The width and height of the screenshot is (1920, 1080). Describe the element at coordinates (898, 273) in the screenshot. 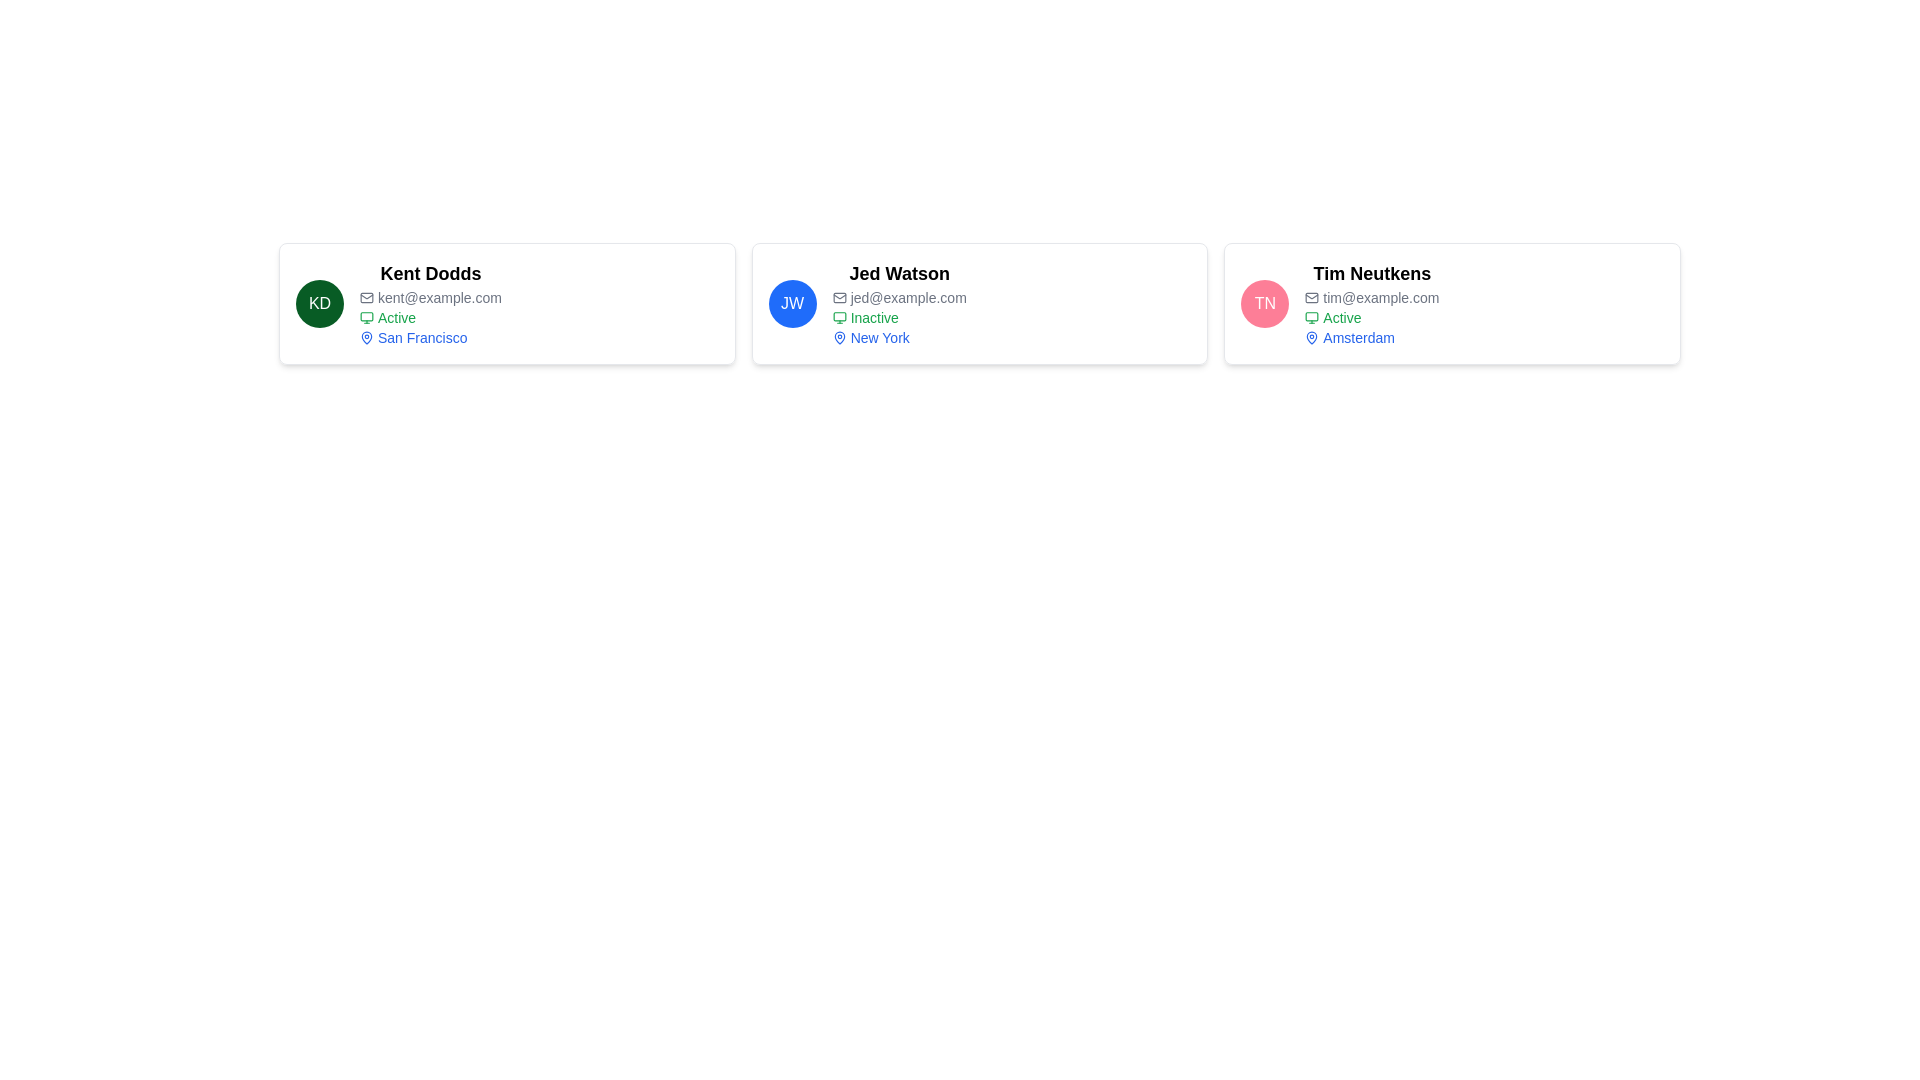

I see `name displayed in the text label located at the top of the second profile card, which serves as an identifier for the individual represented by the card` at that location.